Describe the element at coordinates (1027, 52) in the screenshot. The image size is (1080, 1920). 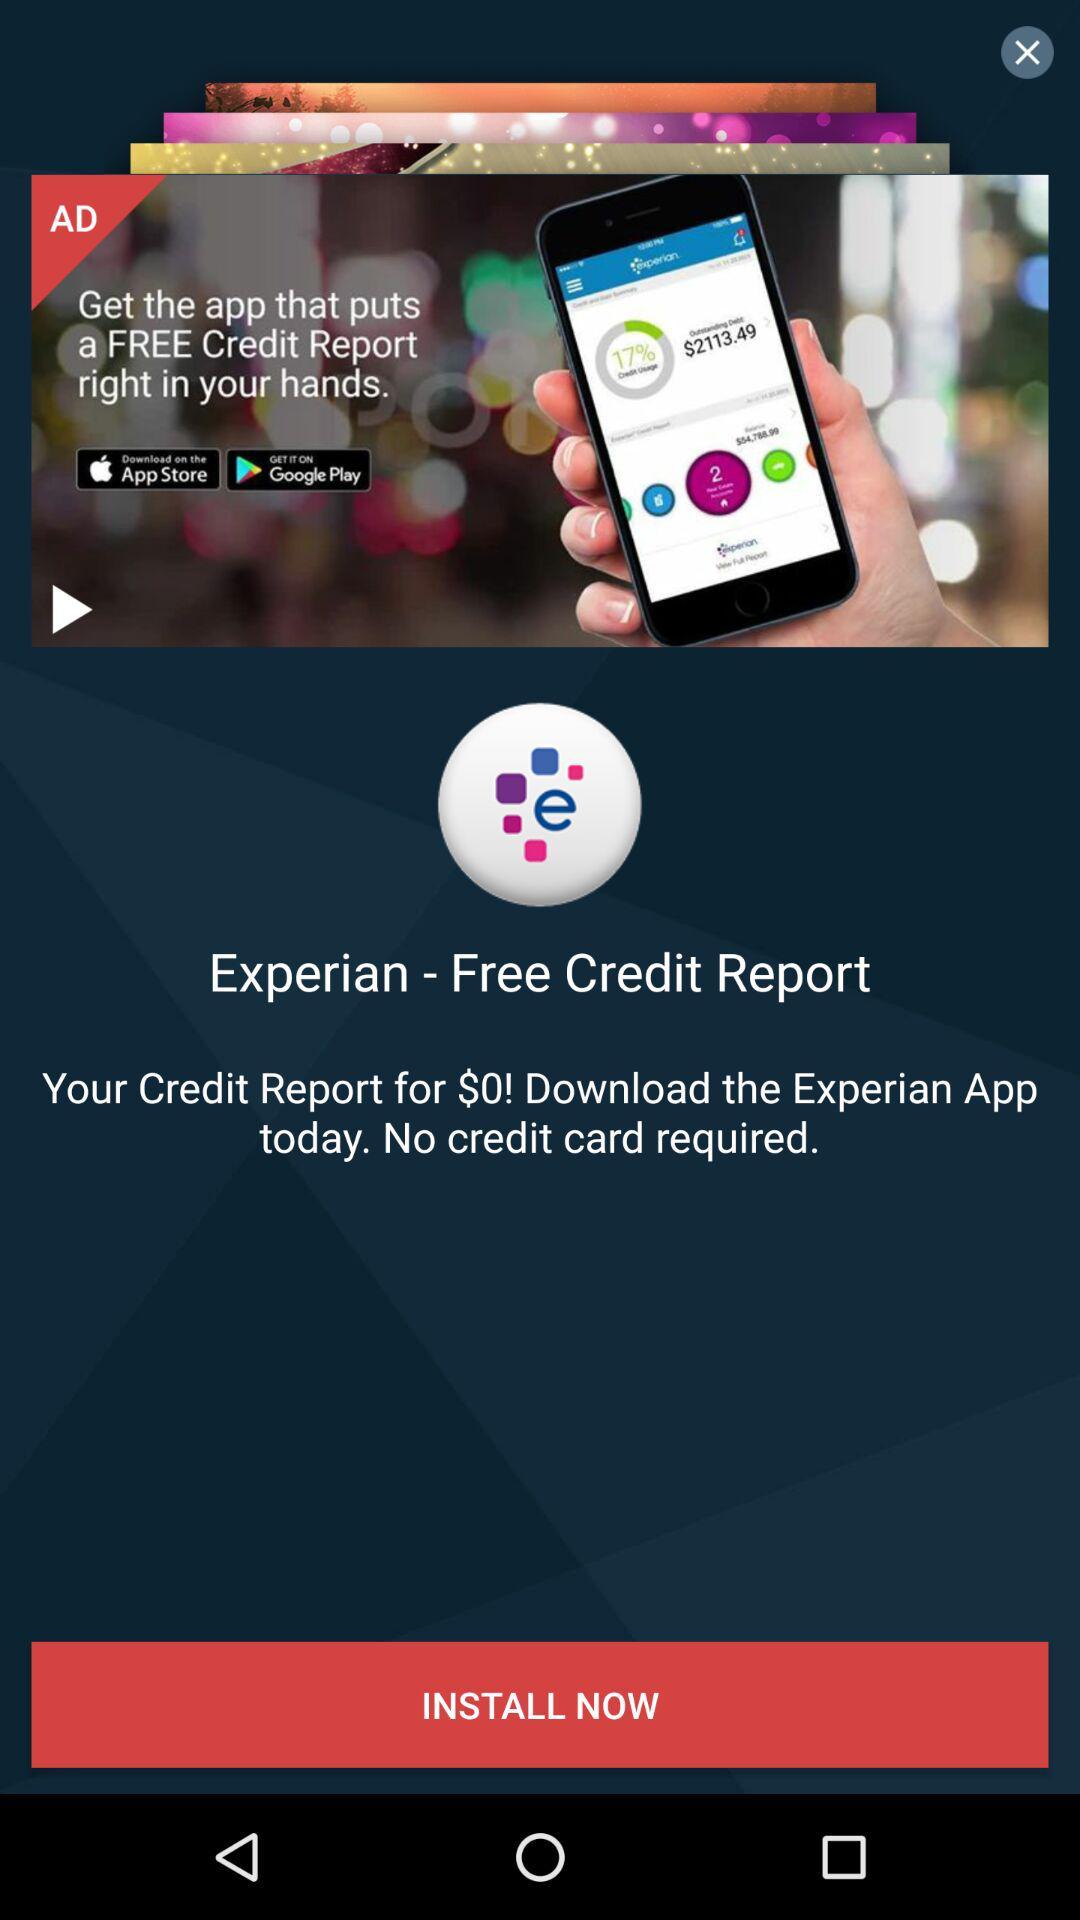
I see `the icon at the top right corner` at that location.